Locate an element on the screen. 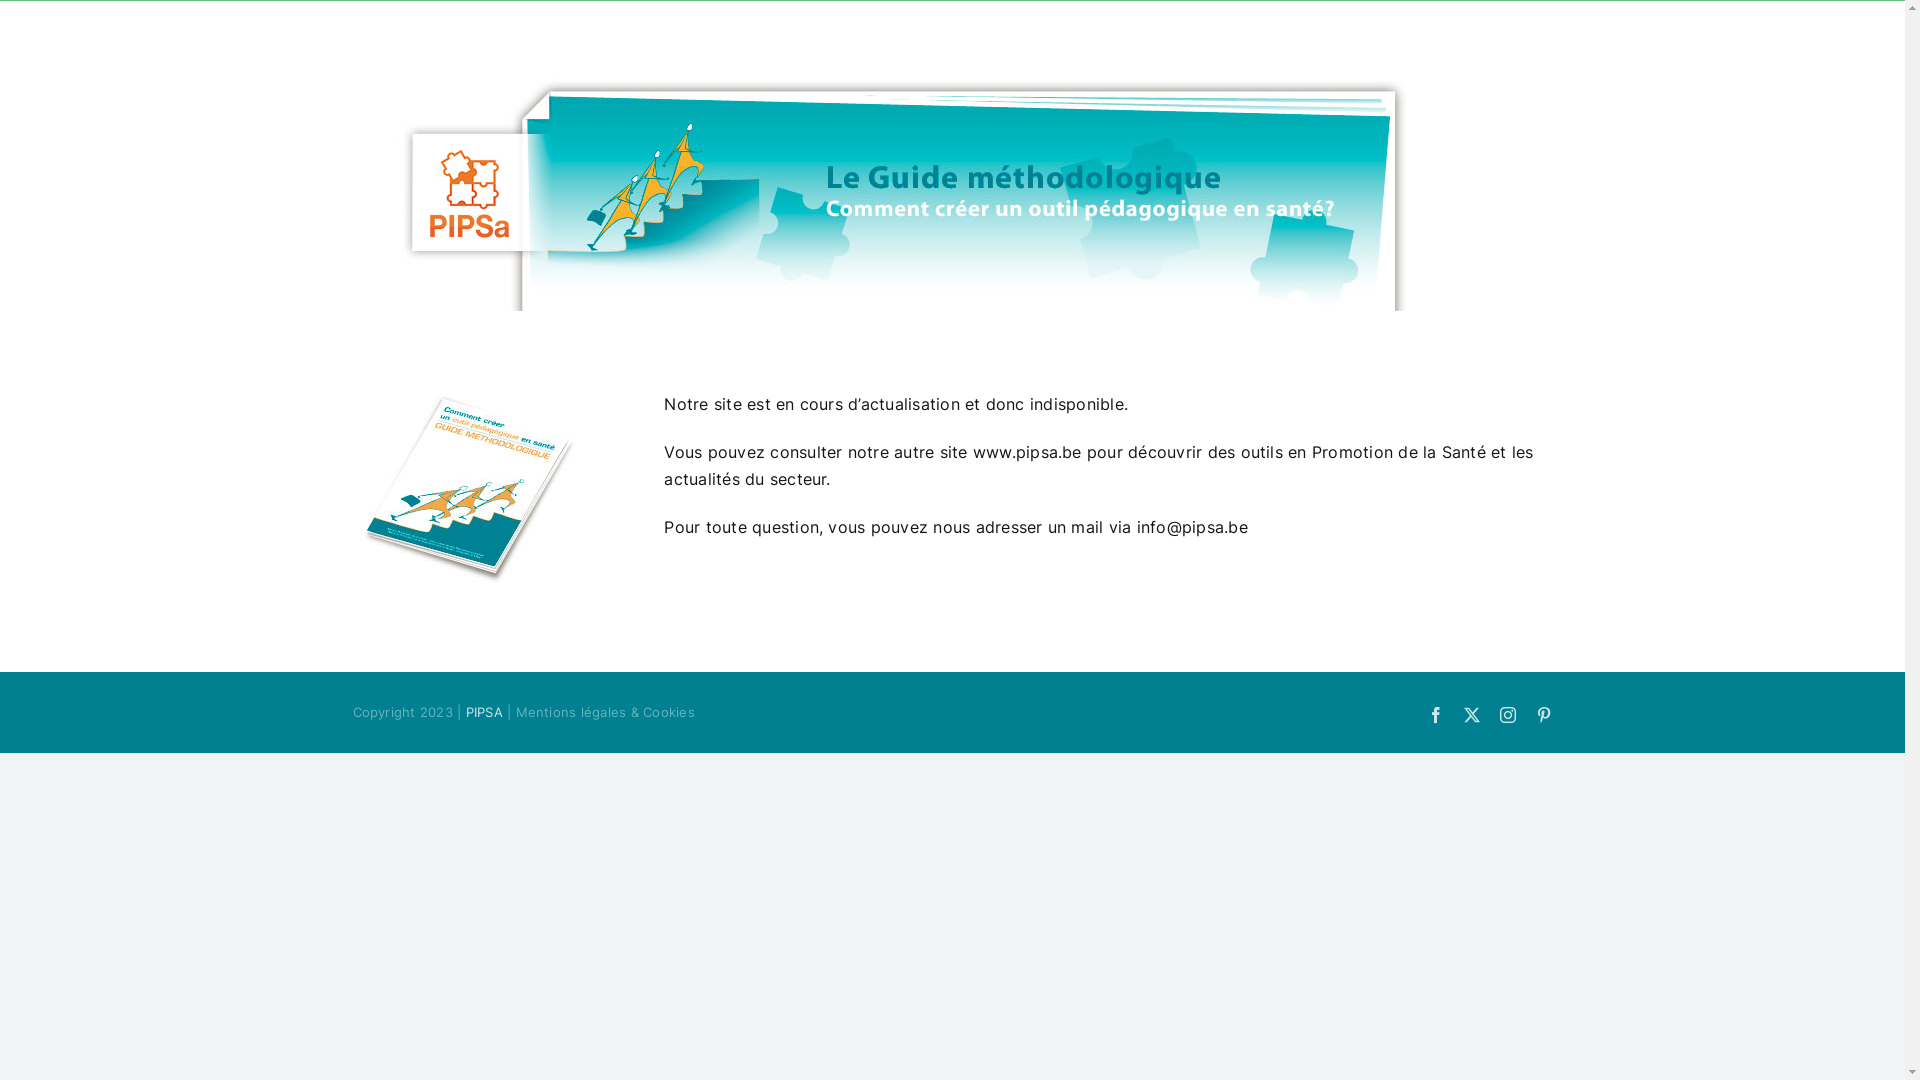 The width and height of the screenshot is (1920, 1080). 'www.pipsa.be' is located at coordinates (1027, 451).